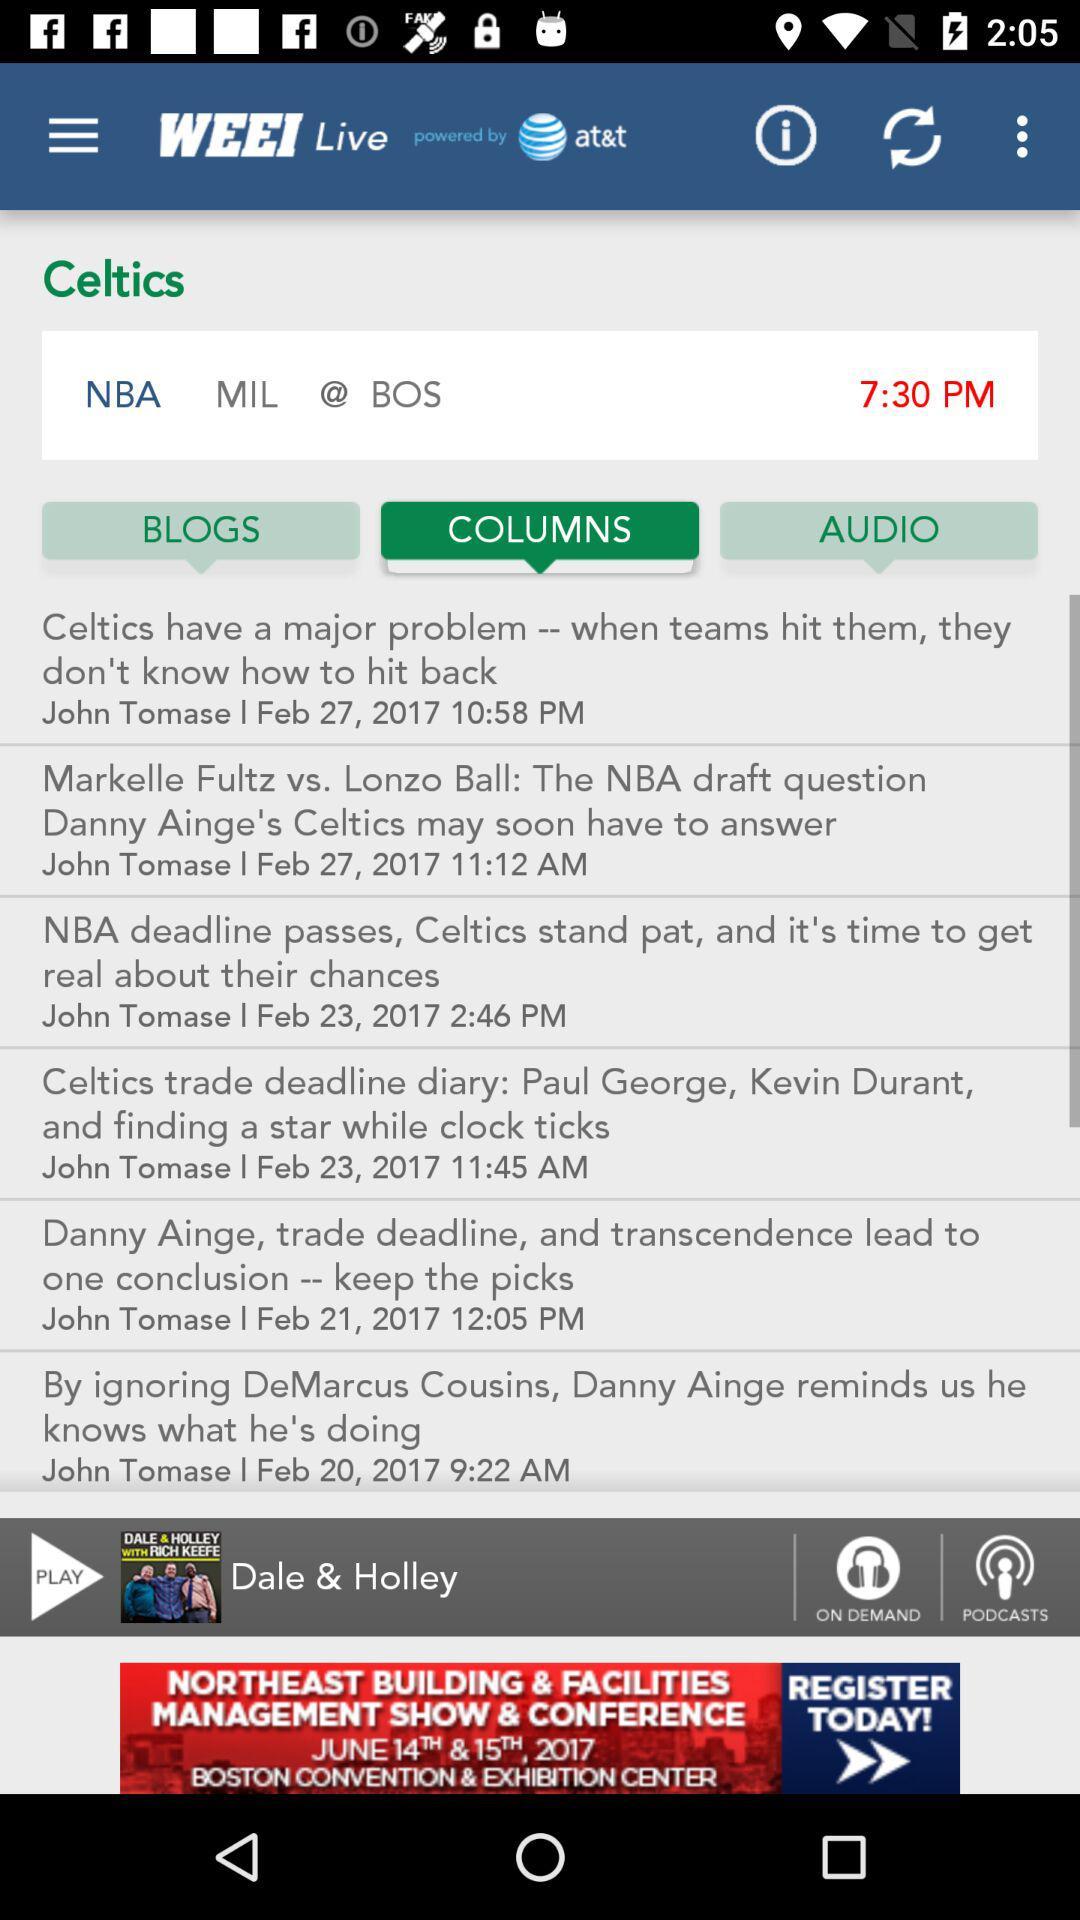 This screenshot has width=1080, height=1920. Describe the element at coordinates (540, 1727) in the screenshot. I see `advertisement` at that location.